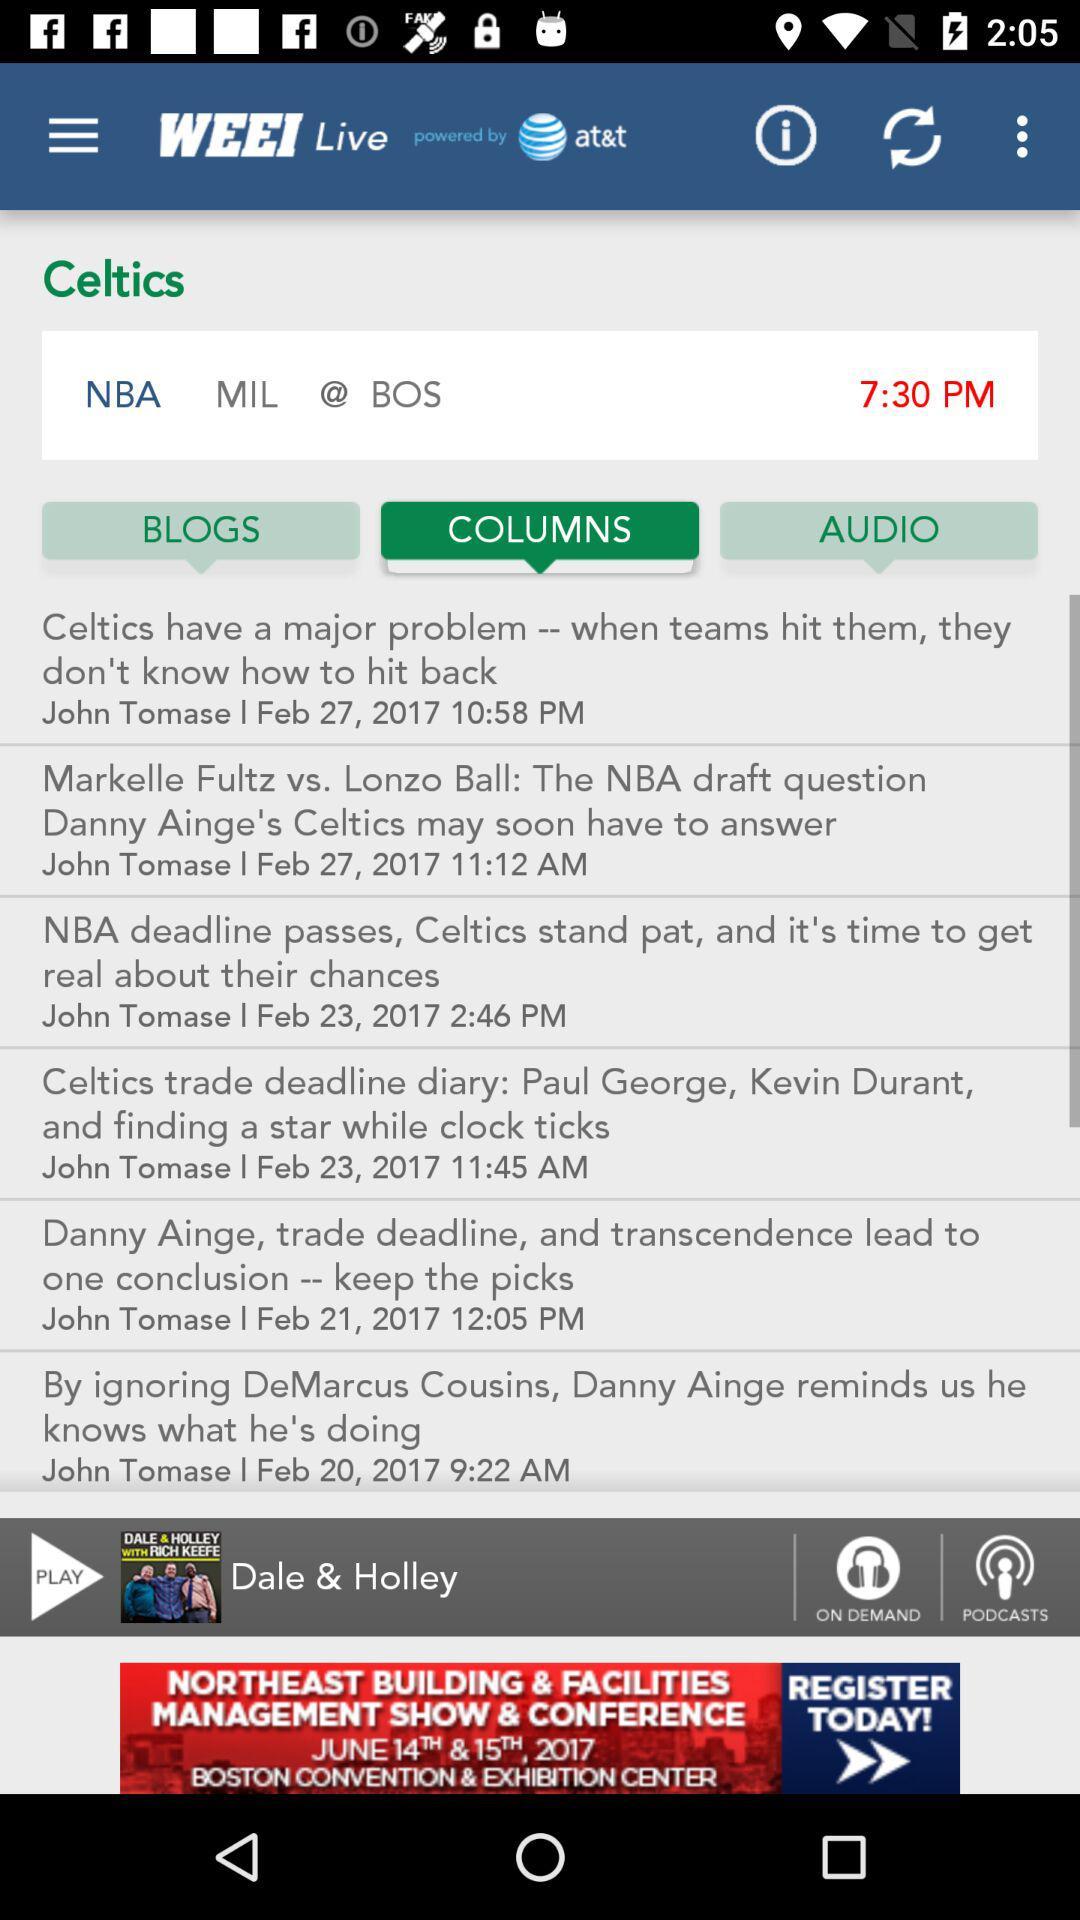 This screenshot has width=1080, height=1920. Describe the element at coordinates (540, 1727) in the screenshot. I see `advertisement` at that location.